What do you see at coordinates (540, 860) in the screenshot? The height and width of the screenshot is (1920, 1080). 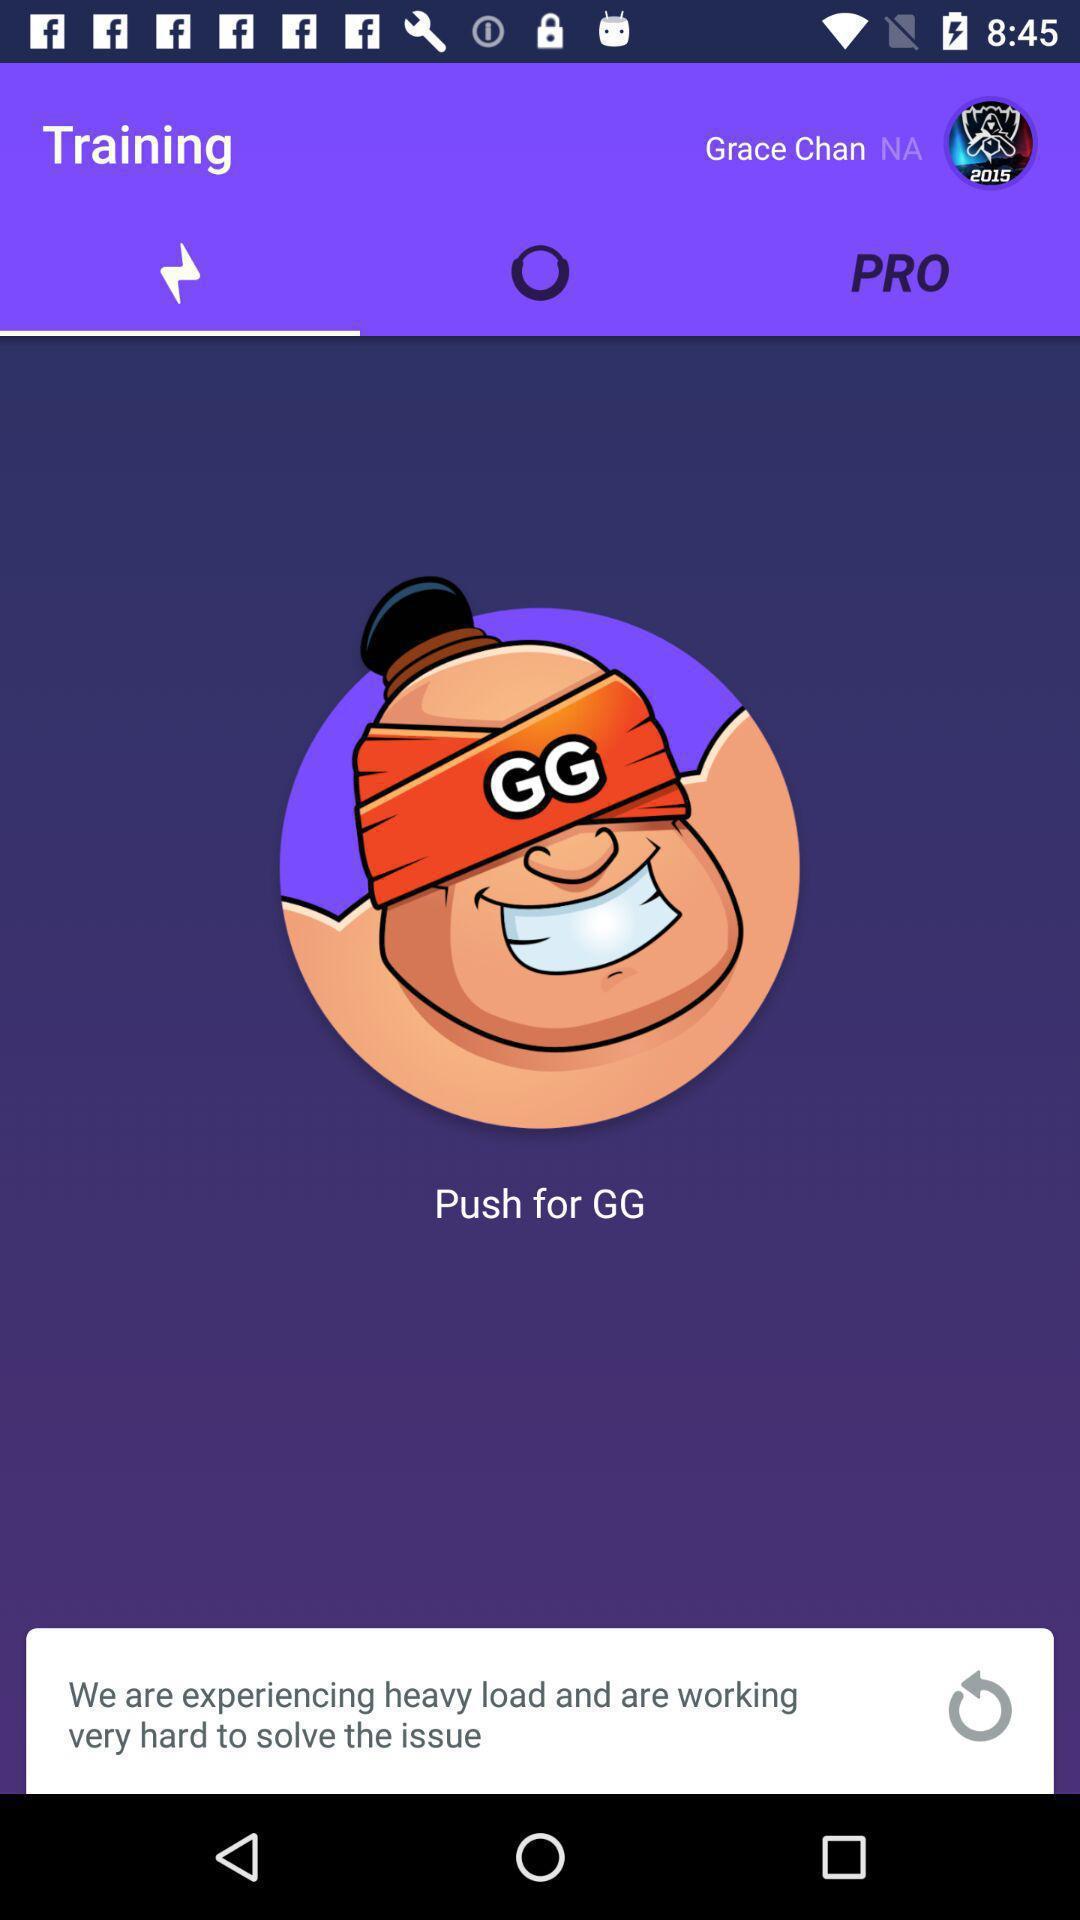 I see `the icon above push for gg` at bounding box center [540, 860].